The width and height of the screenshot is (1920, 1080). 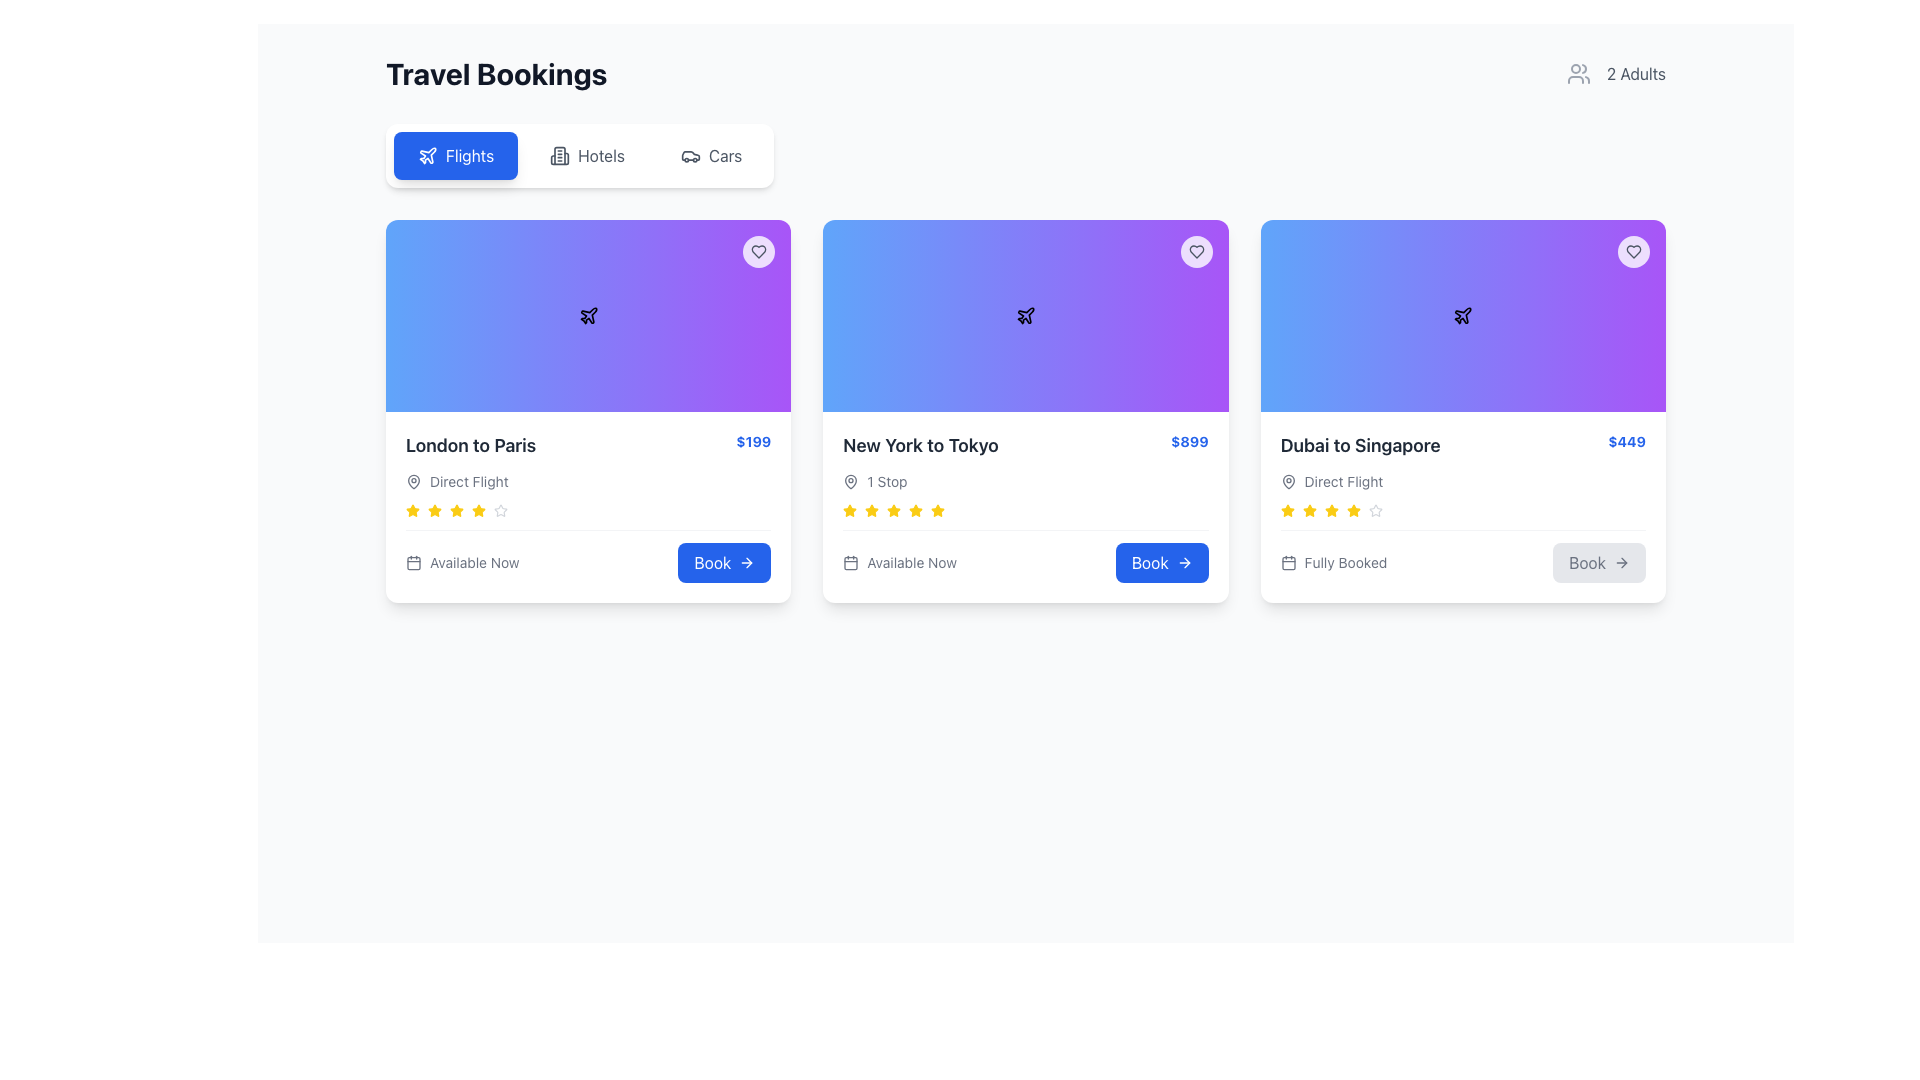 I want to click on the heart icon located at the top-right corner of the card for the 'New York to Tokyo' flight, so click(x=758, y=250).